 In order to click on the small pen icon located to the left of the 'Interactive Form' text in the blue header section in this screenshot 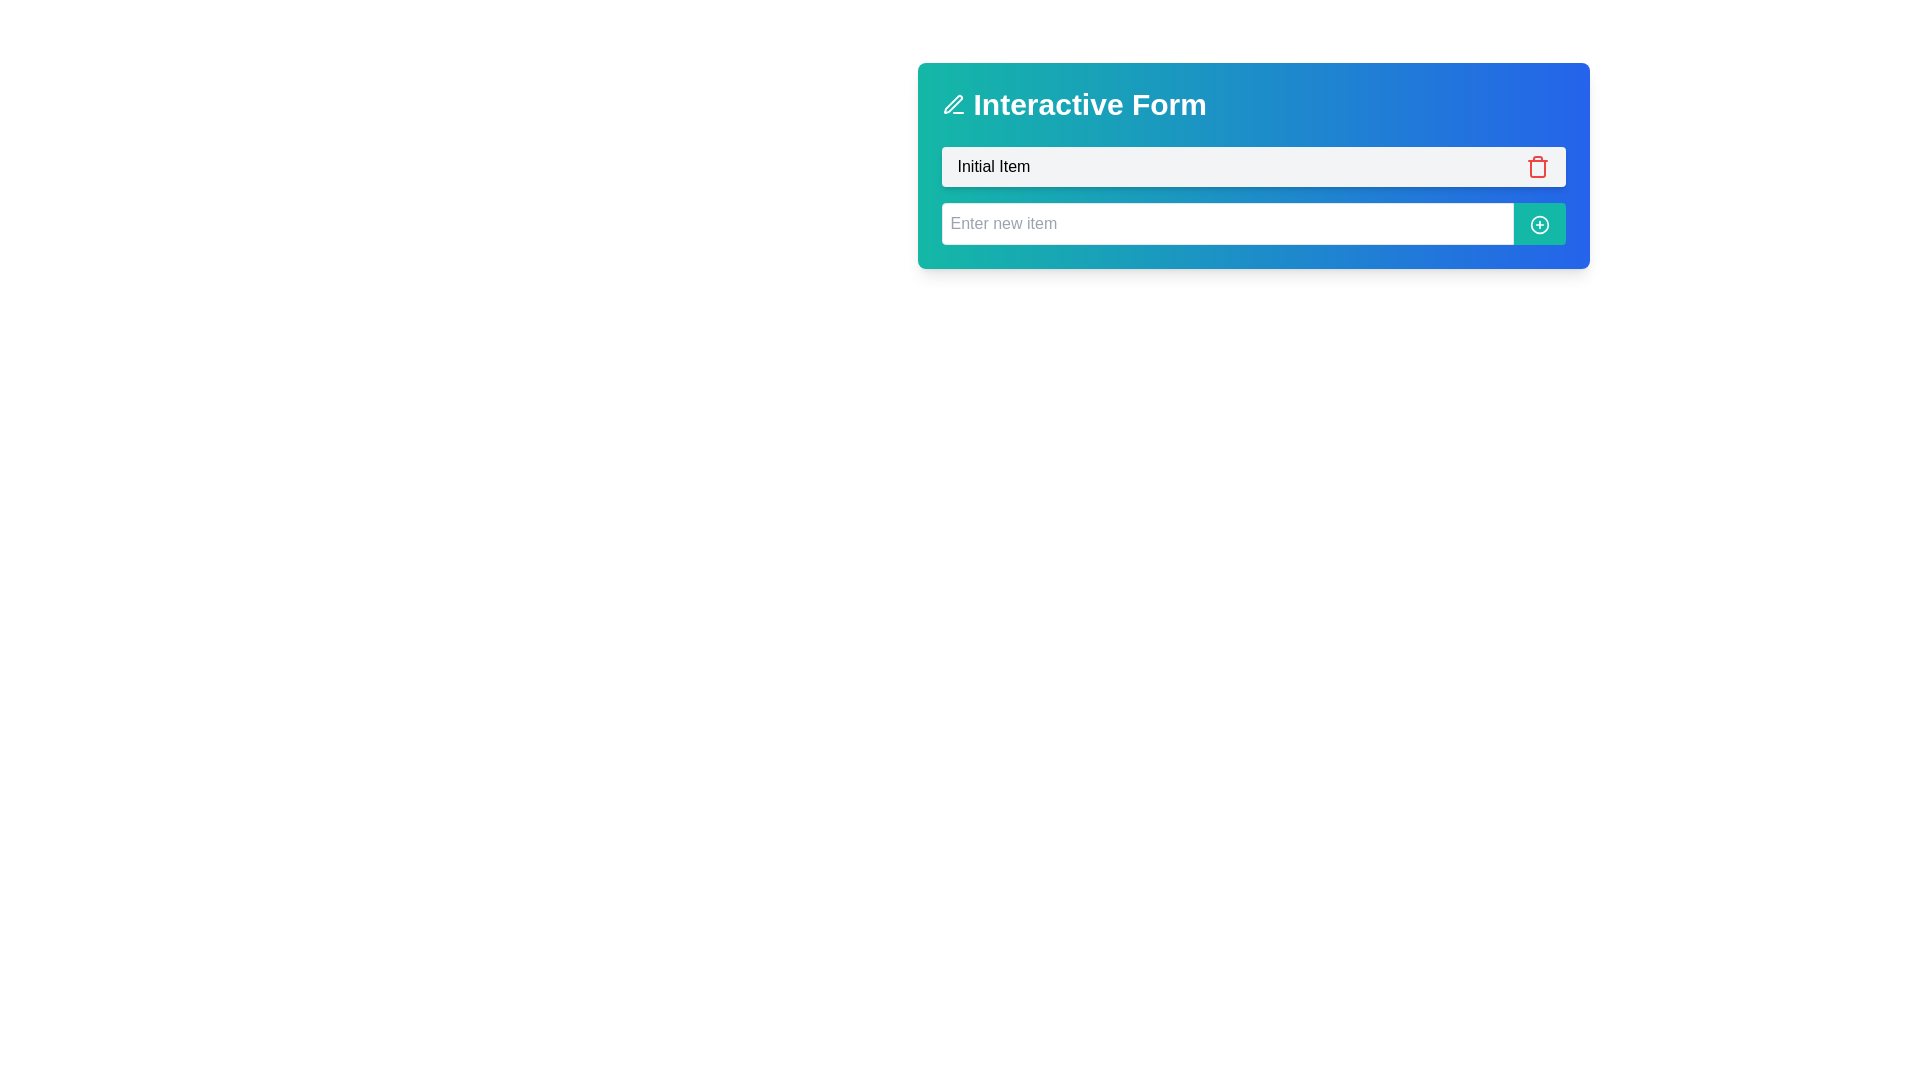, I will do `click(952, 104)`.